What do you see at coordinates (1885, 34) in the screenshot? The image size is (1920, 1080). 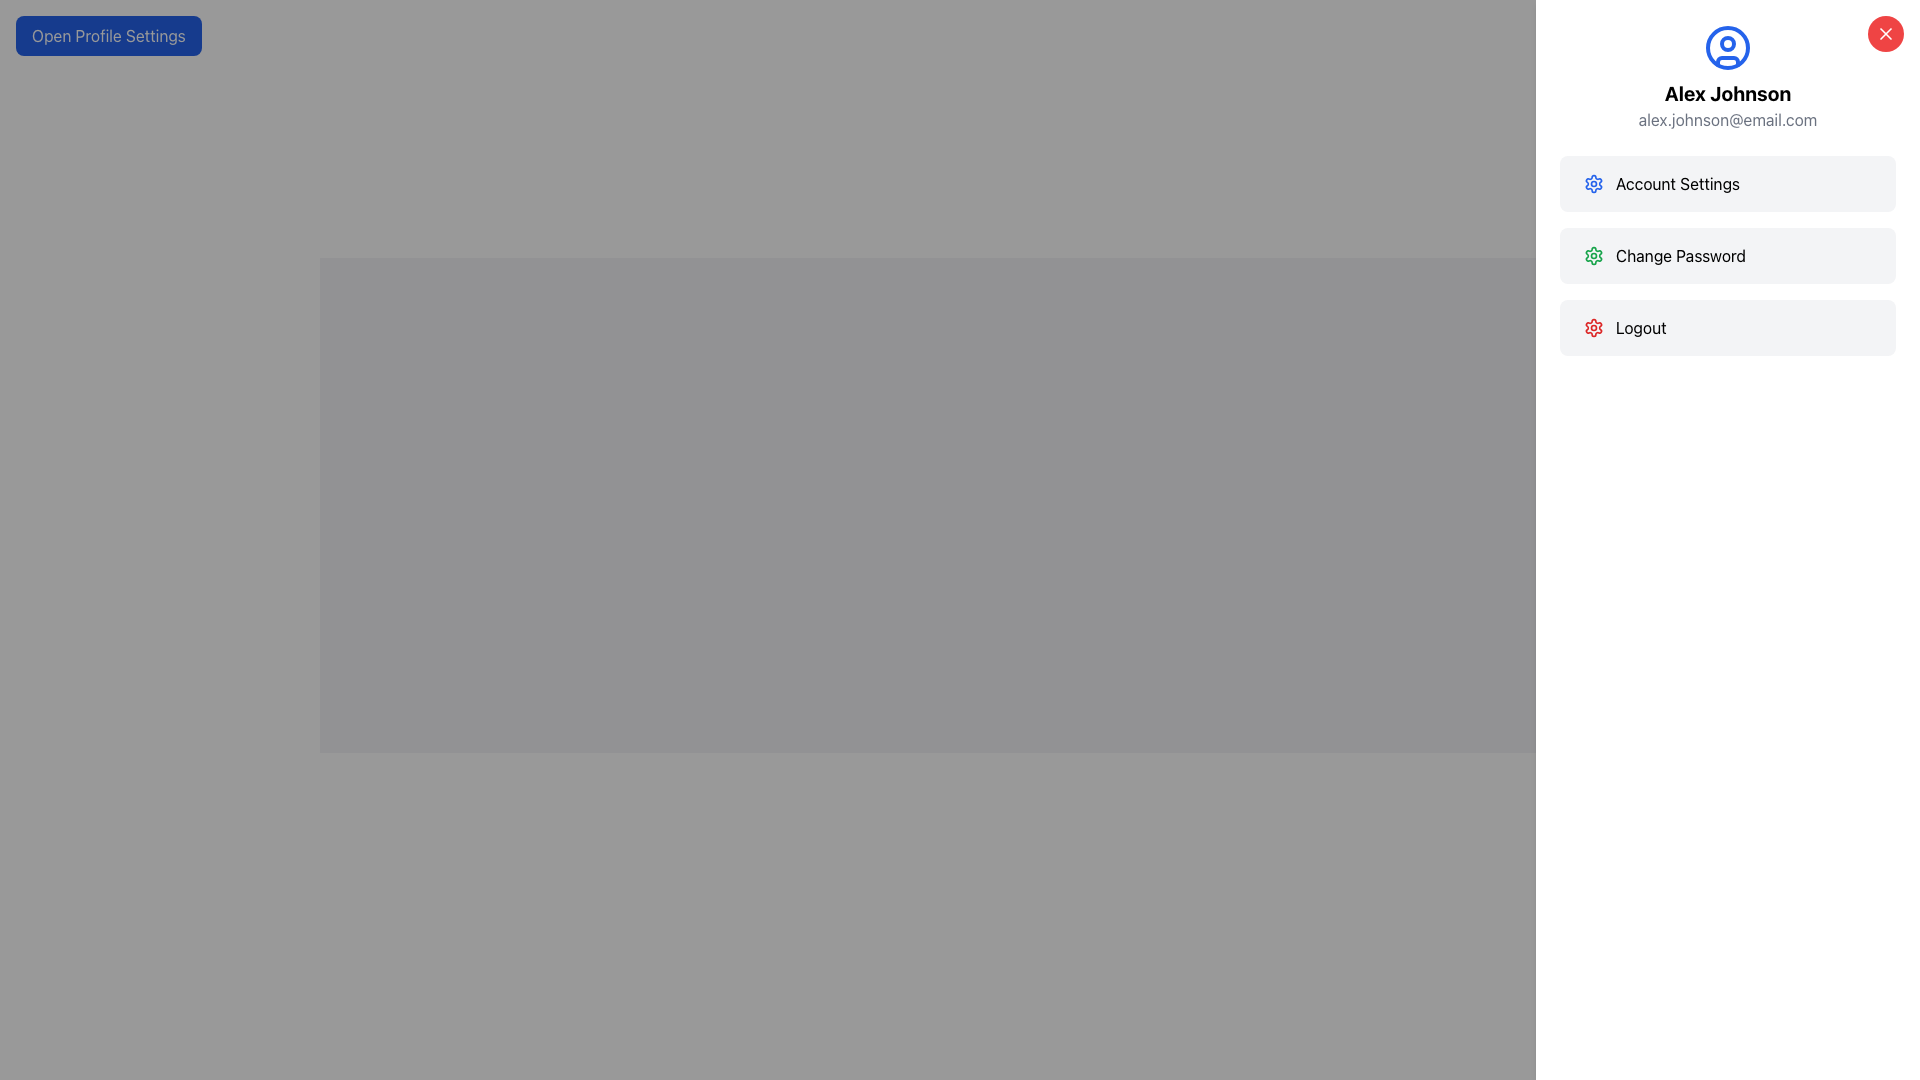 I see `the close button located at the top-right corner of the white side panel containing account settings and user information` at bounding box center [1885, 34].